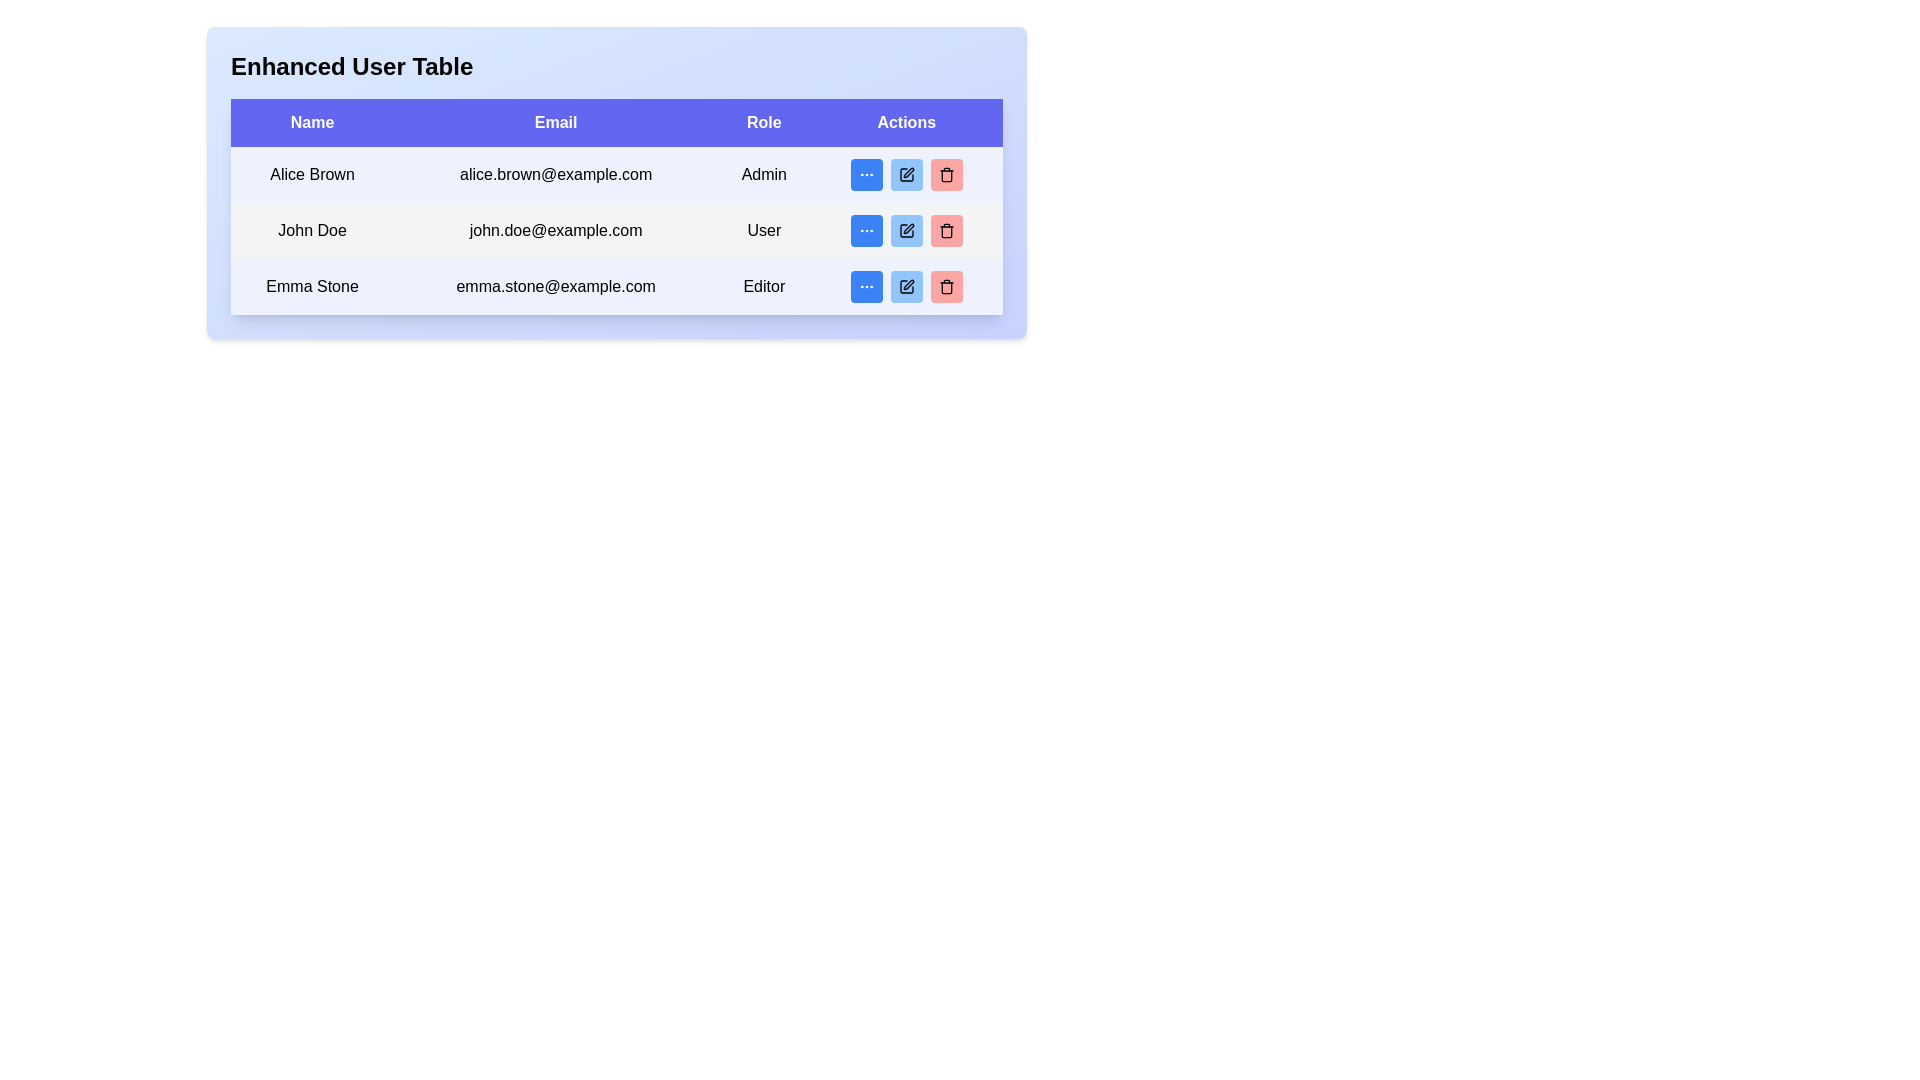  Describe the element at coordinates (945, 286) in the screenshot. I see `the small red button with a trash can icon in the third row of the table under the 'Actions' column` at that location.